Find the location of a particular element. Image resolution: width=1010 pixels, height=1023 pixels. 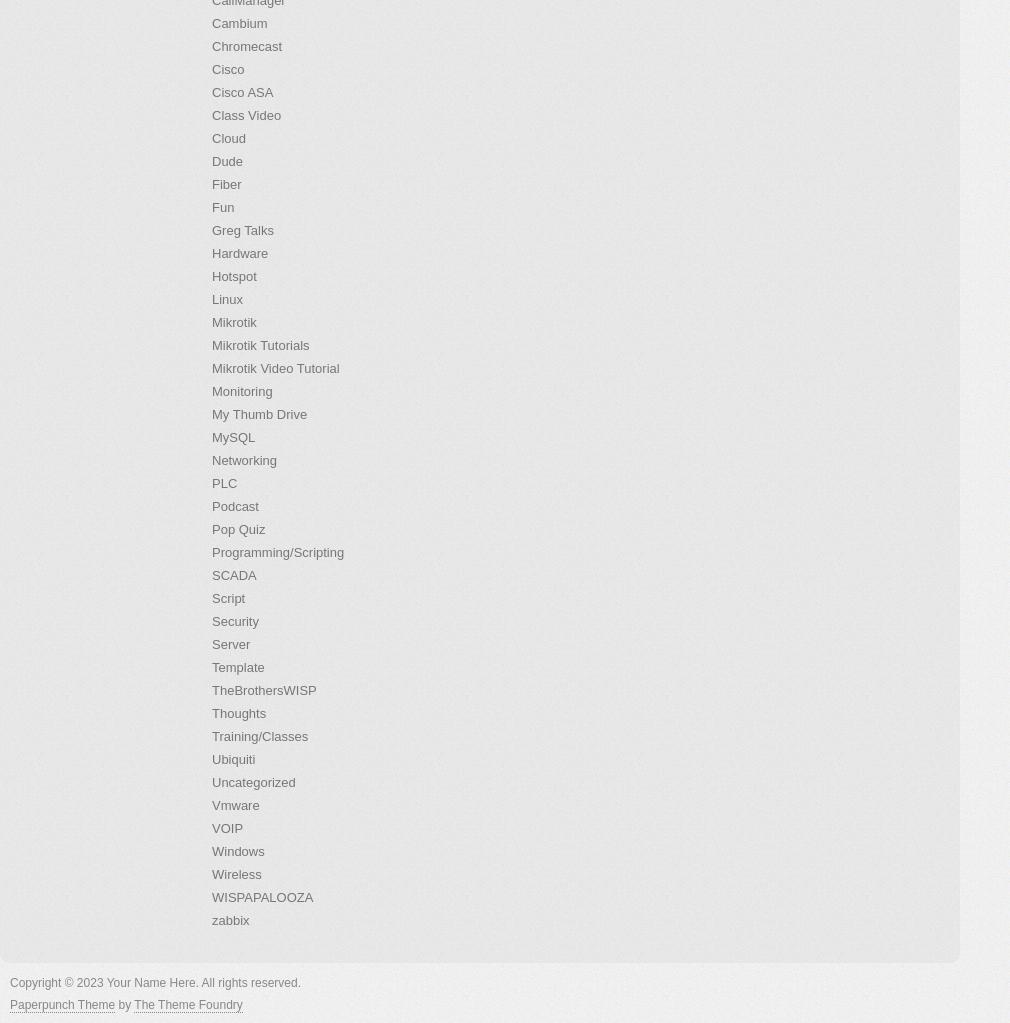

'Cisco' is located at coordinates (226, 68).